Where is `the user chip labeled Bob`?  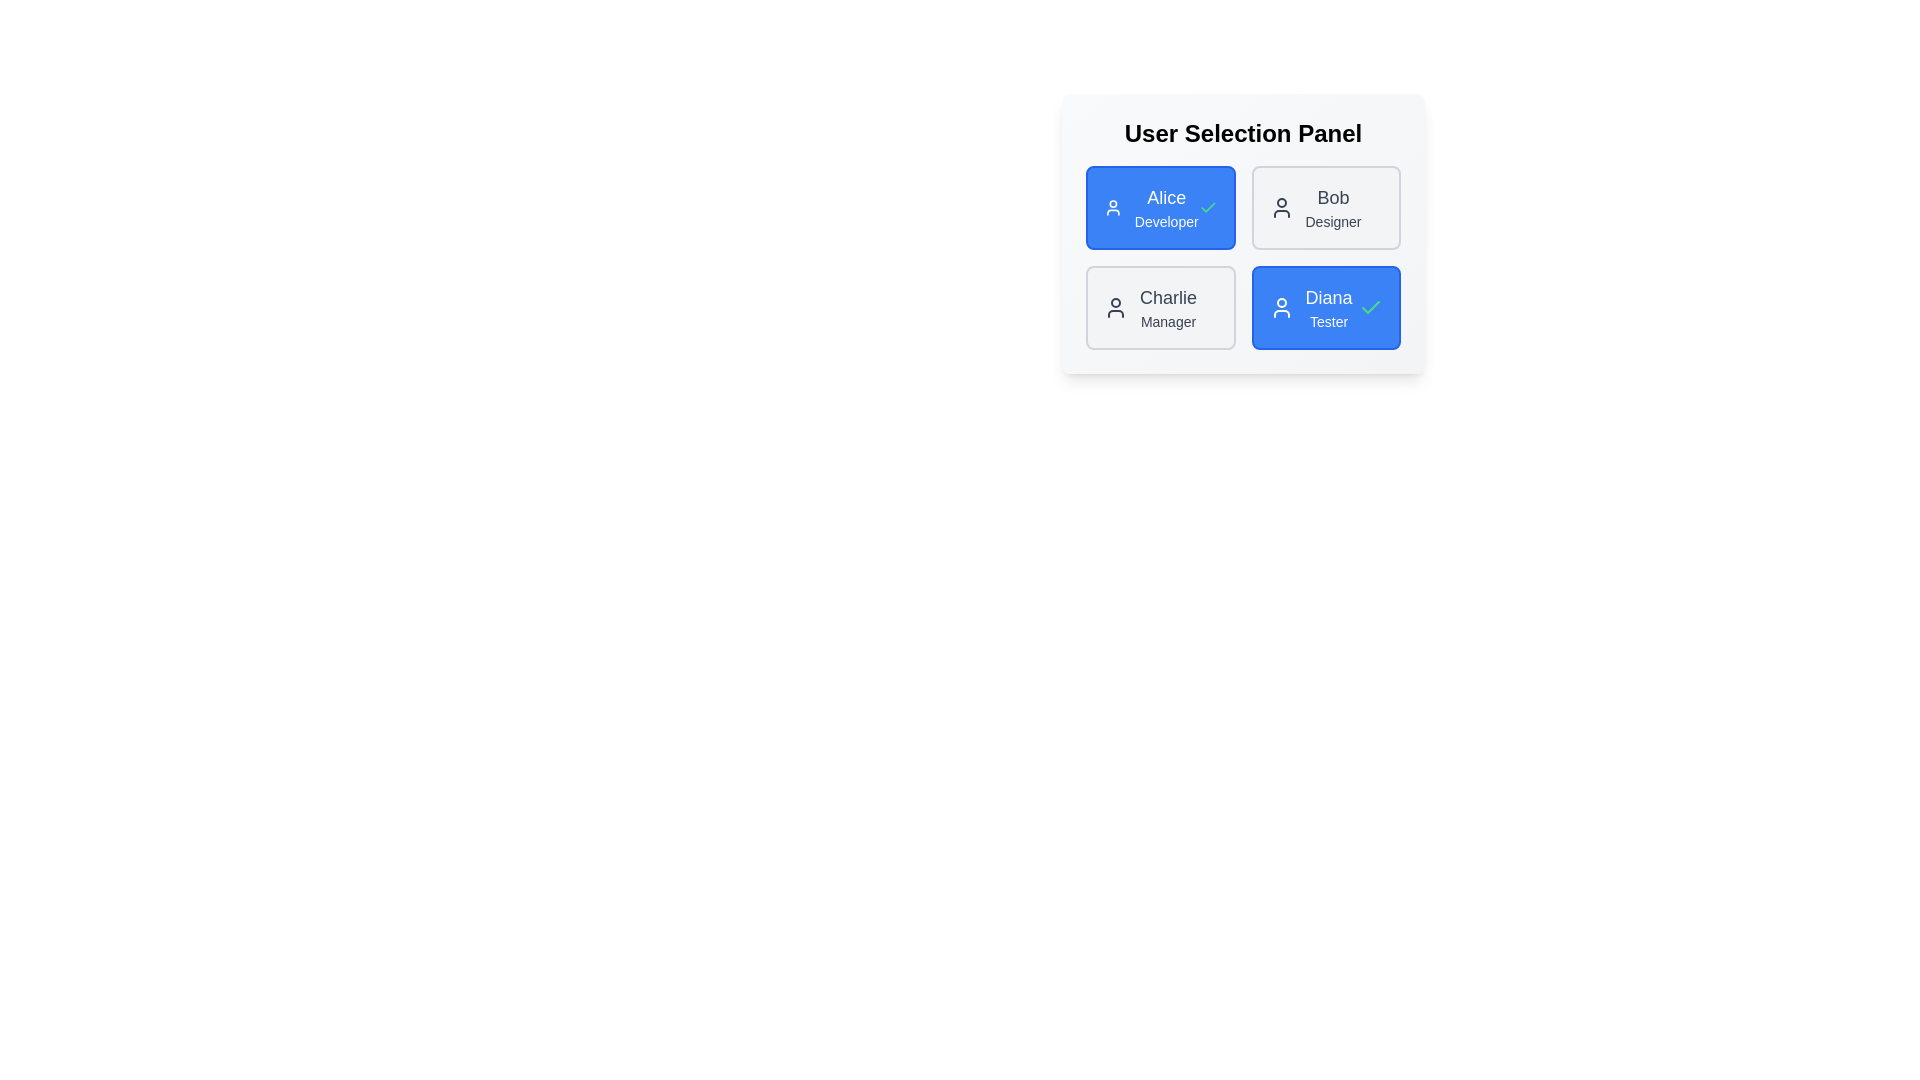 the user chip labeled Bob is located at coordinates (1326, 208).